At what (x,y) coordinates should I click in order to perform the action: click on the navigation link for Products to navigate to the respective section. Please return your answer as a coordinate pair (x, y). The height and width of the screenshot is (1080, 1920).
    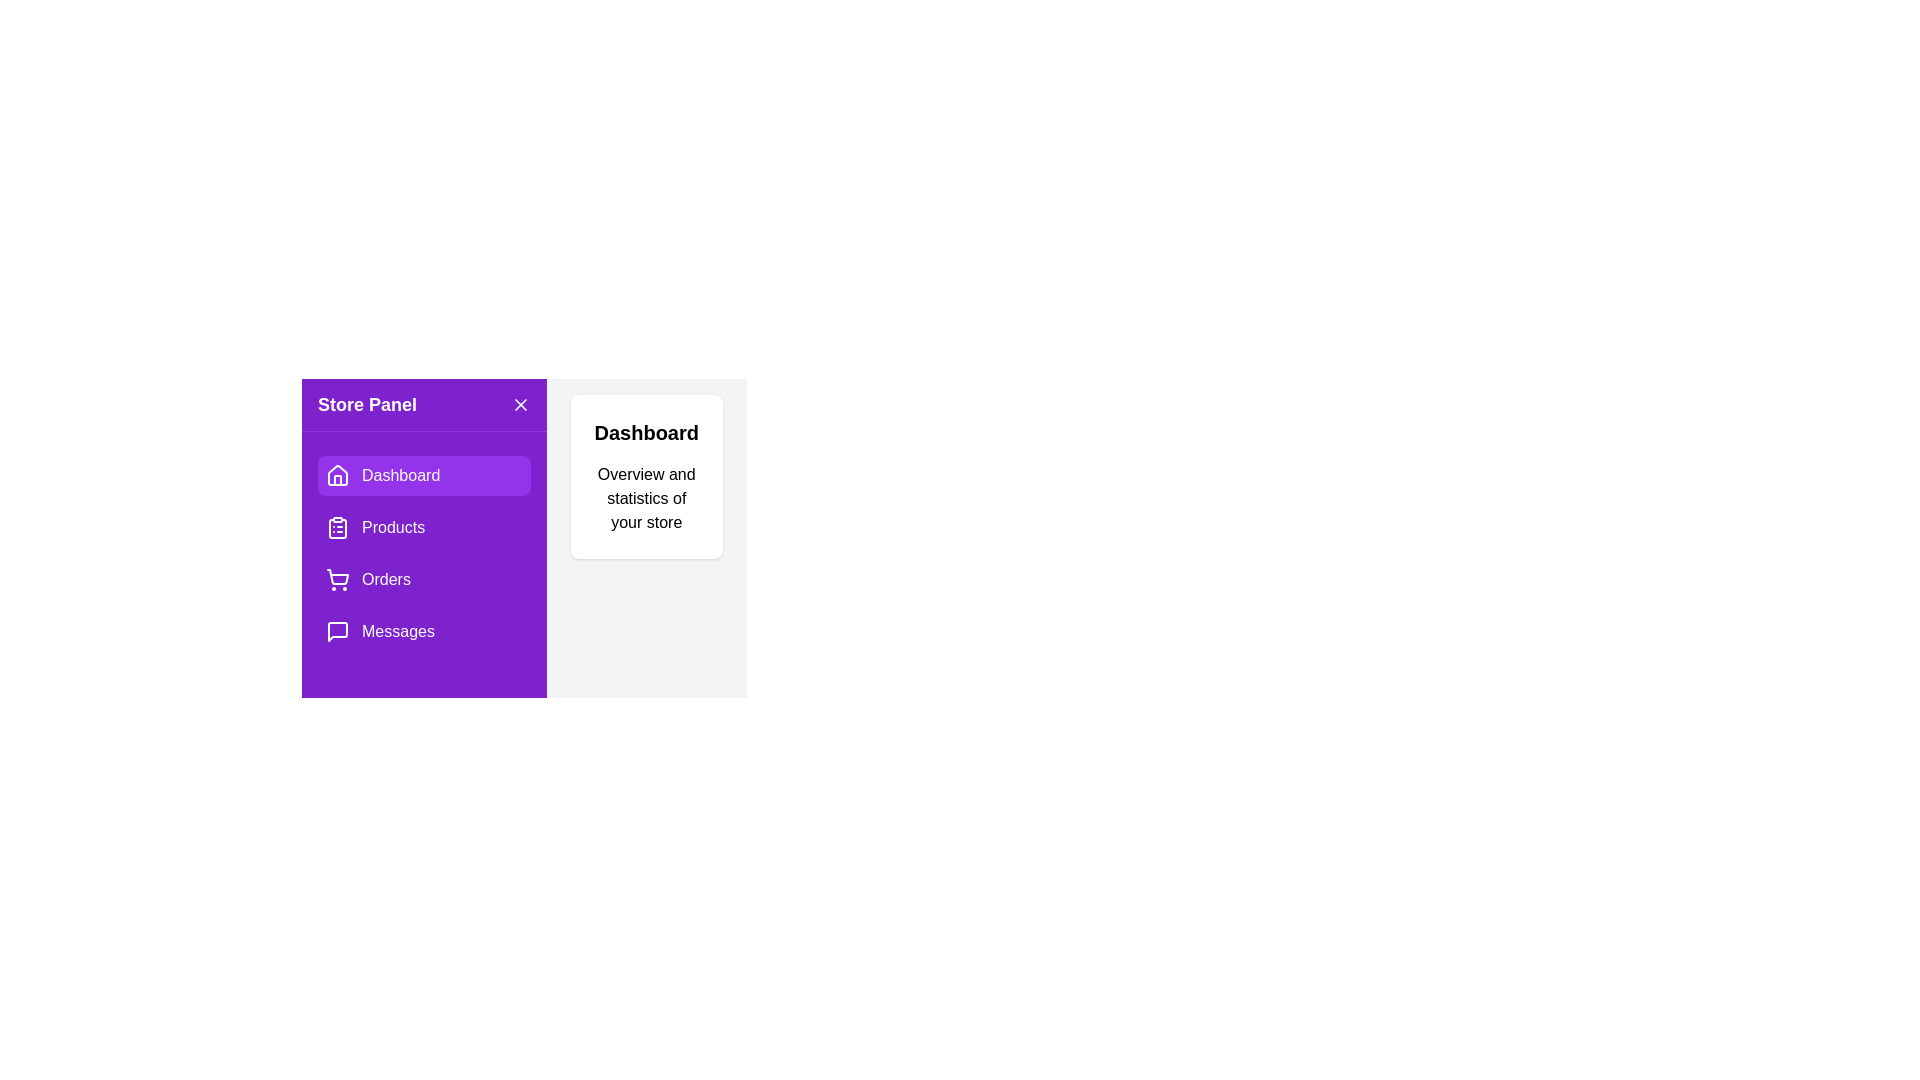
    Looking at the image, I should click on (422, 527).